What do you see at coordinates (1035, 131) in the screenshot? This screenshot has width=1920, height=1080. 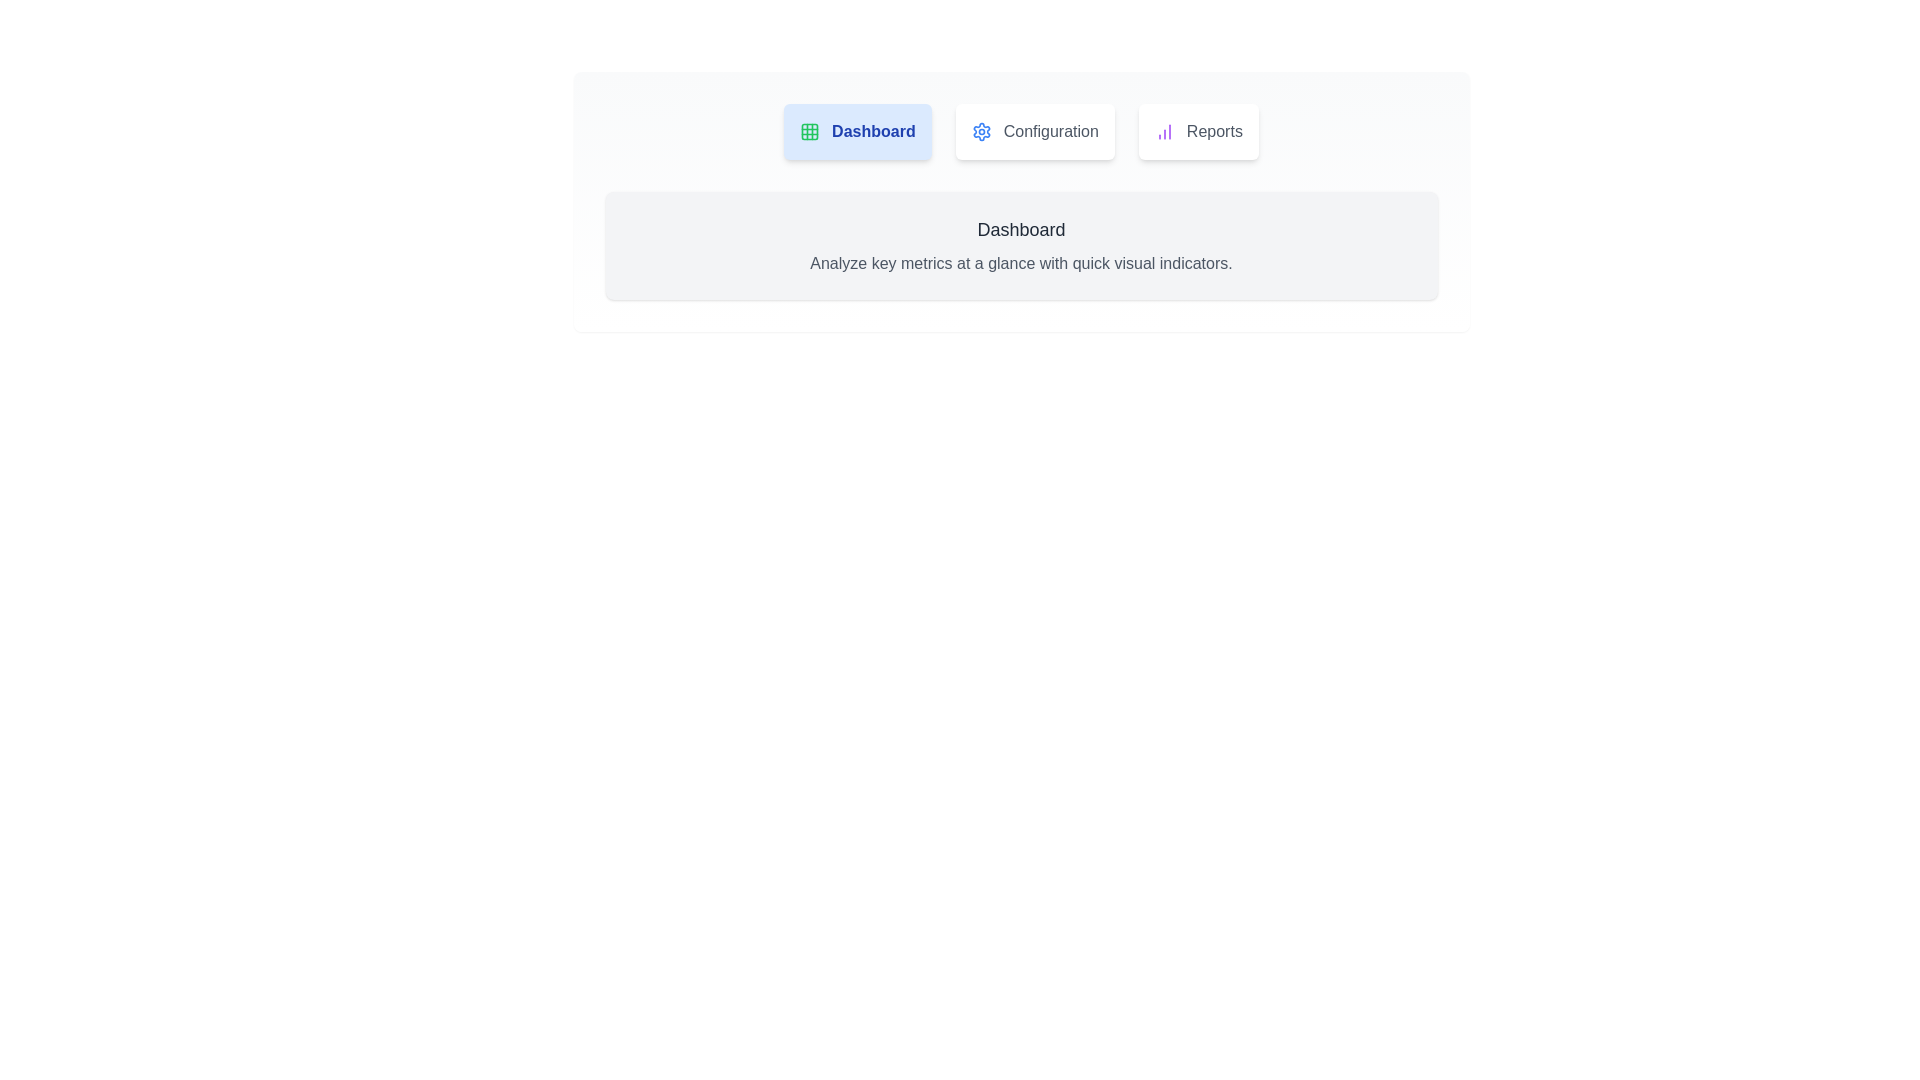 I see `the Configuration tab to switch to its content` at bounding box center [1035, 131].